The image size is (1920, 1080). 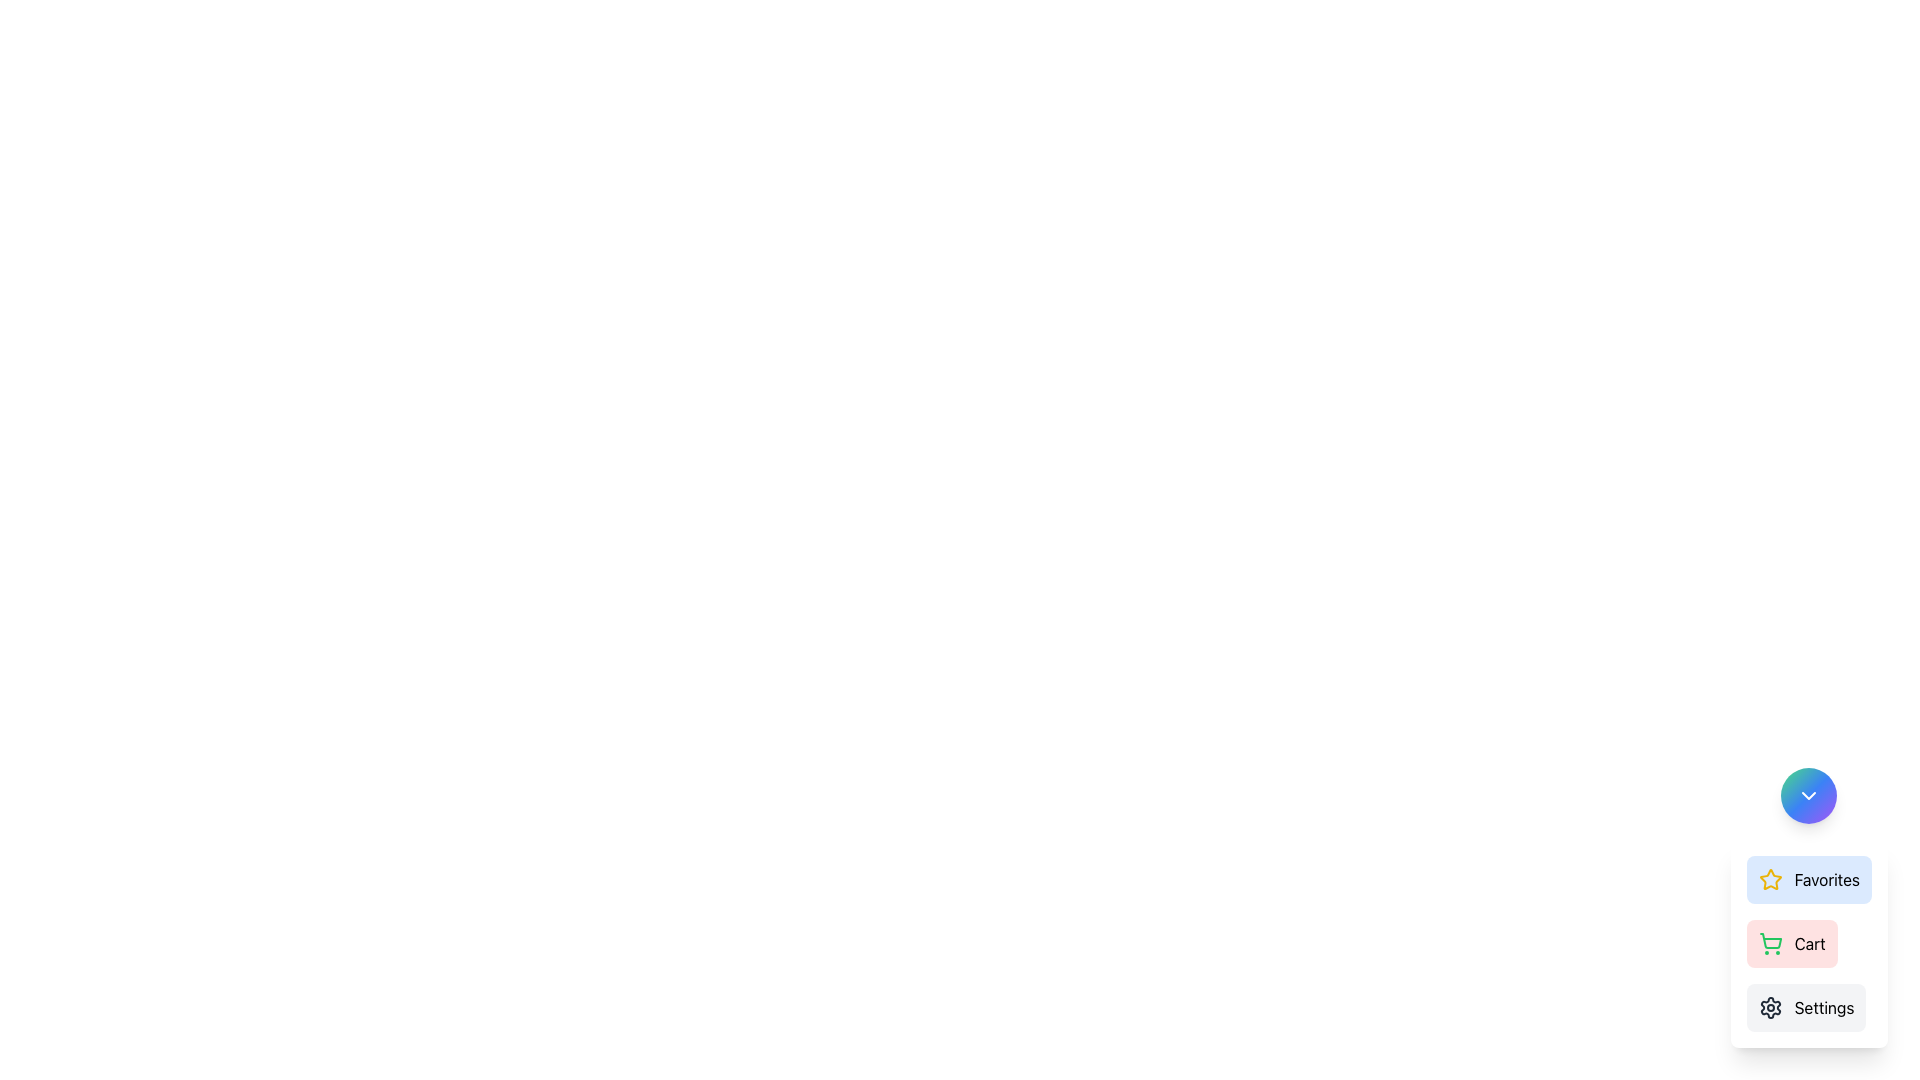 I want to click on the shopping cart icon located in the vertical menu between 'Favorites' and 'Settings', so click(x=1770, y=941).